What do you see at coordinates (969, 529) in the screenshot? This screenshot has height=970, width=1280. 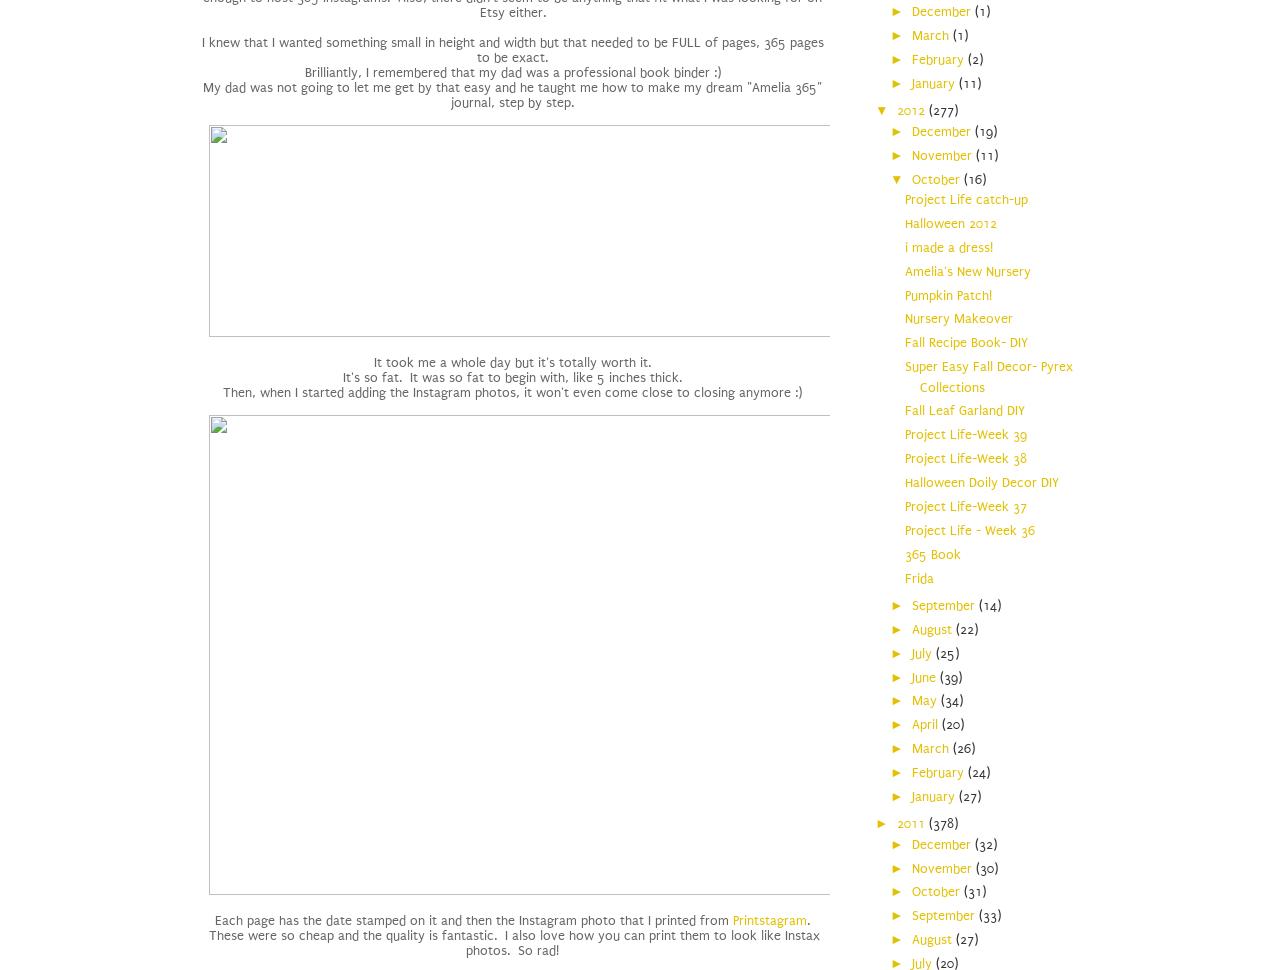 I see `'Project Life - Week 36'` at bounding box center [969, 529].